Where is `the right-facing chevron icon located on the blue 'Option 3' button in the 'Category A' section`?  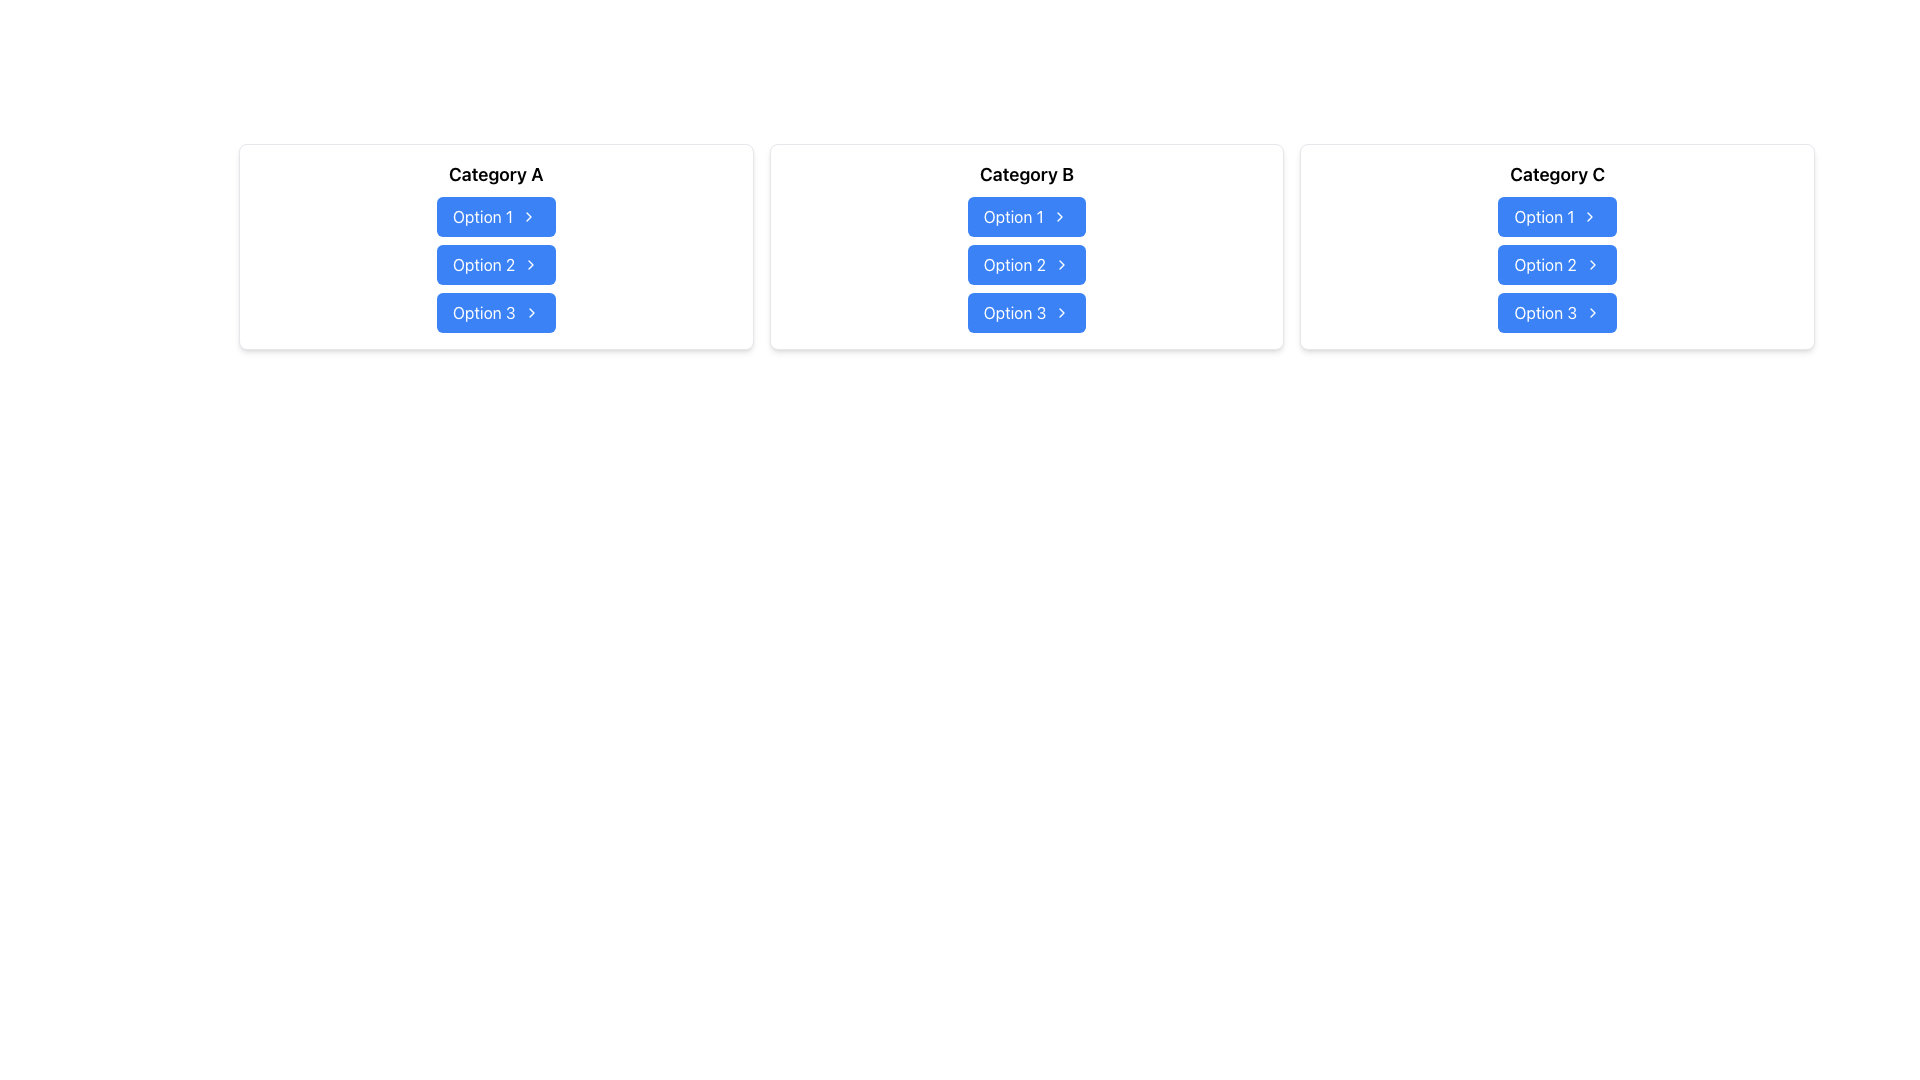 the right-facing chevron icon located on the blue 'Option 3' button in the 'Category A' section is located at coordinates (531, 312).